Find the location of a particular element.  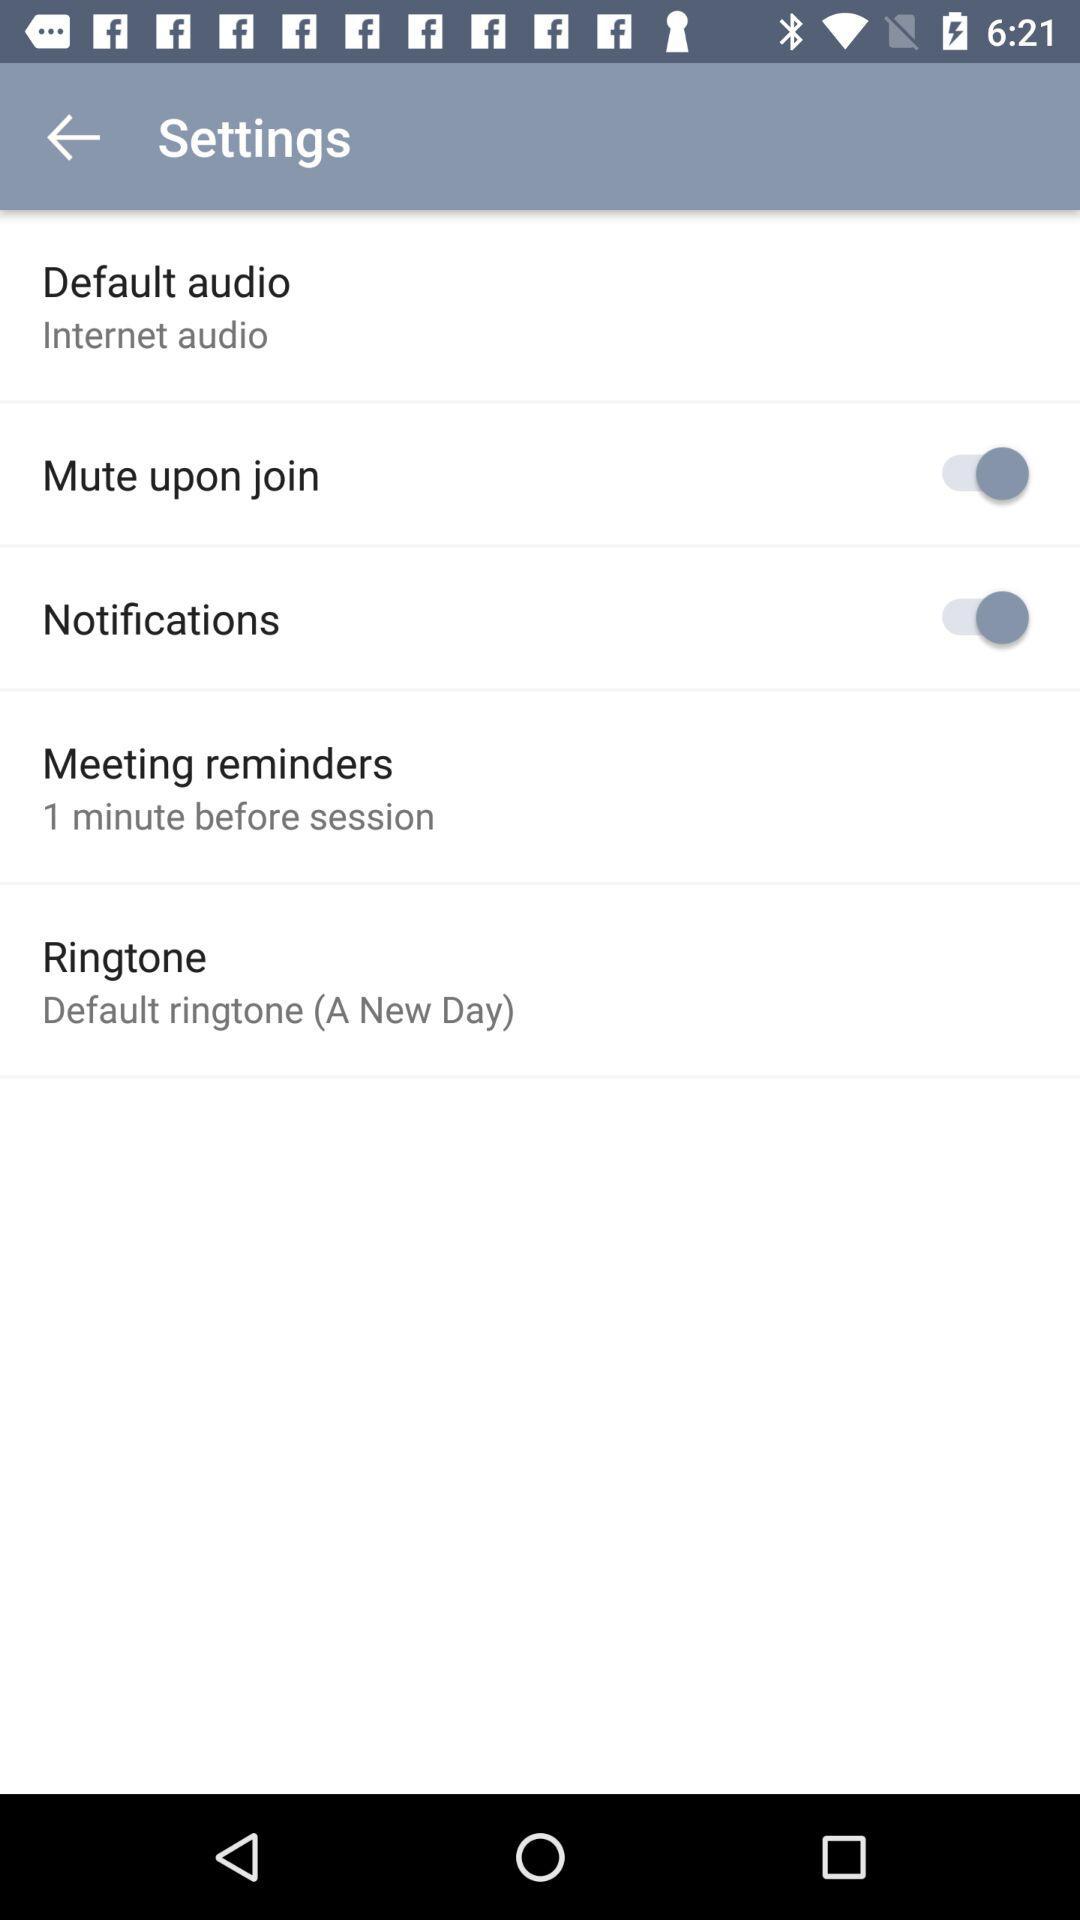

default audio is located at coordinates (165, 279).